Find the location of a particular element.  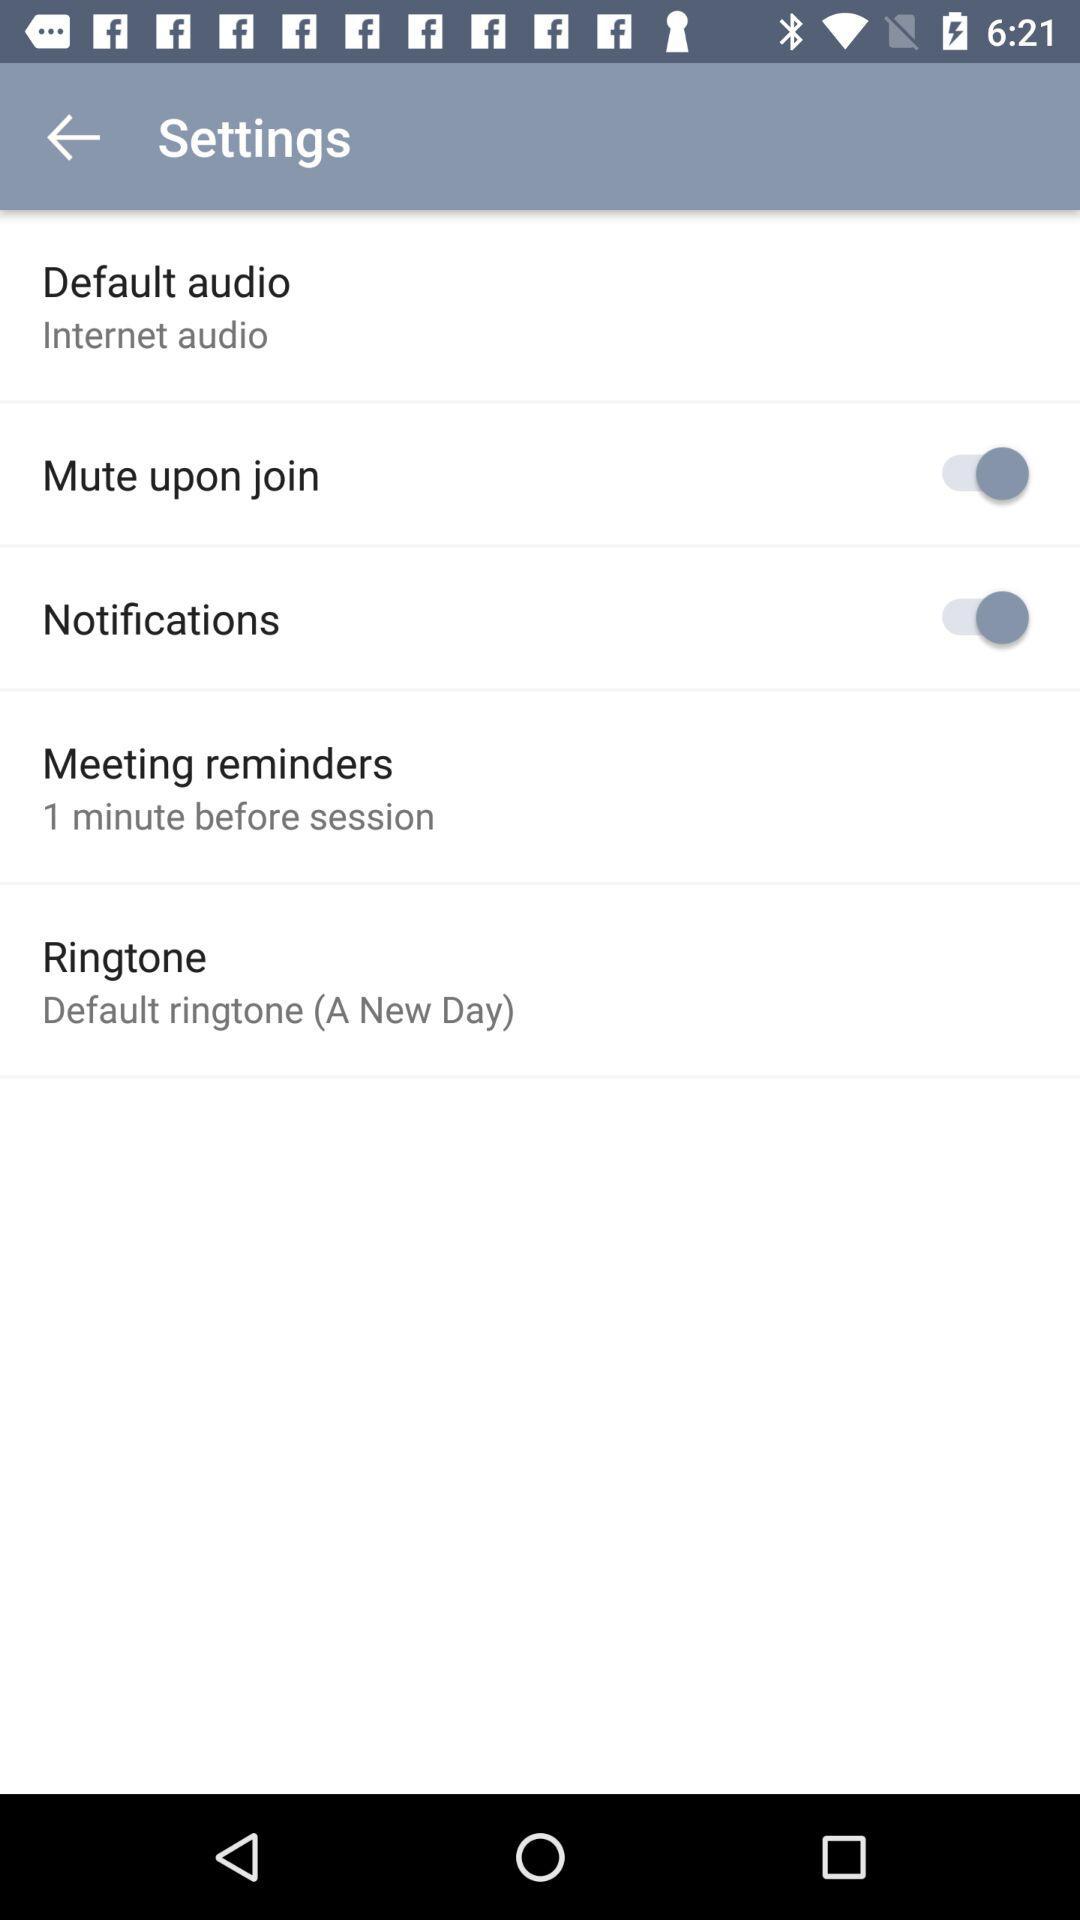

default audio is located at coordinates (165, 279).